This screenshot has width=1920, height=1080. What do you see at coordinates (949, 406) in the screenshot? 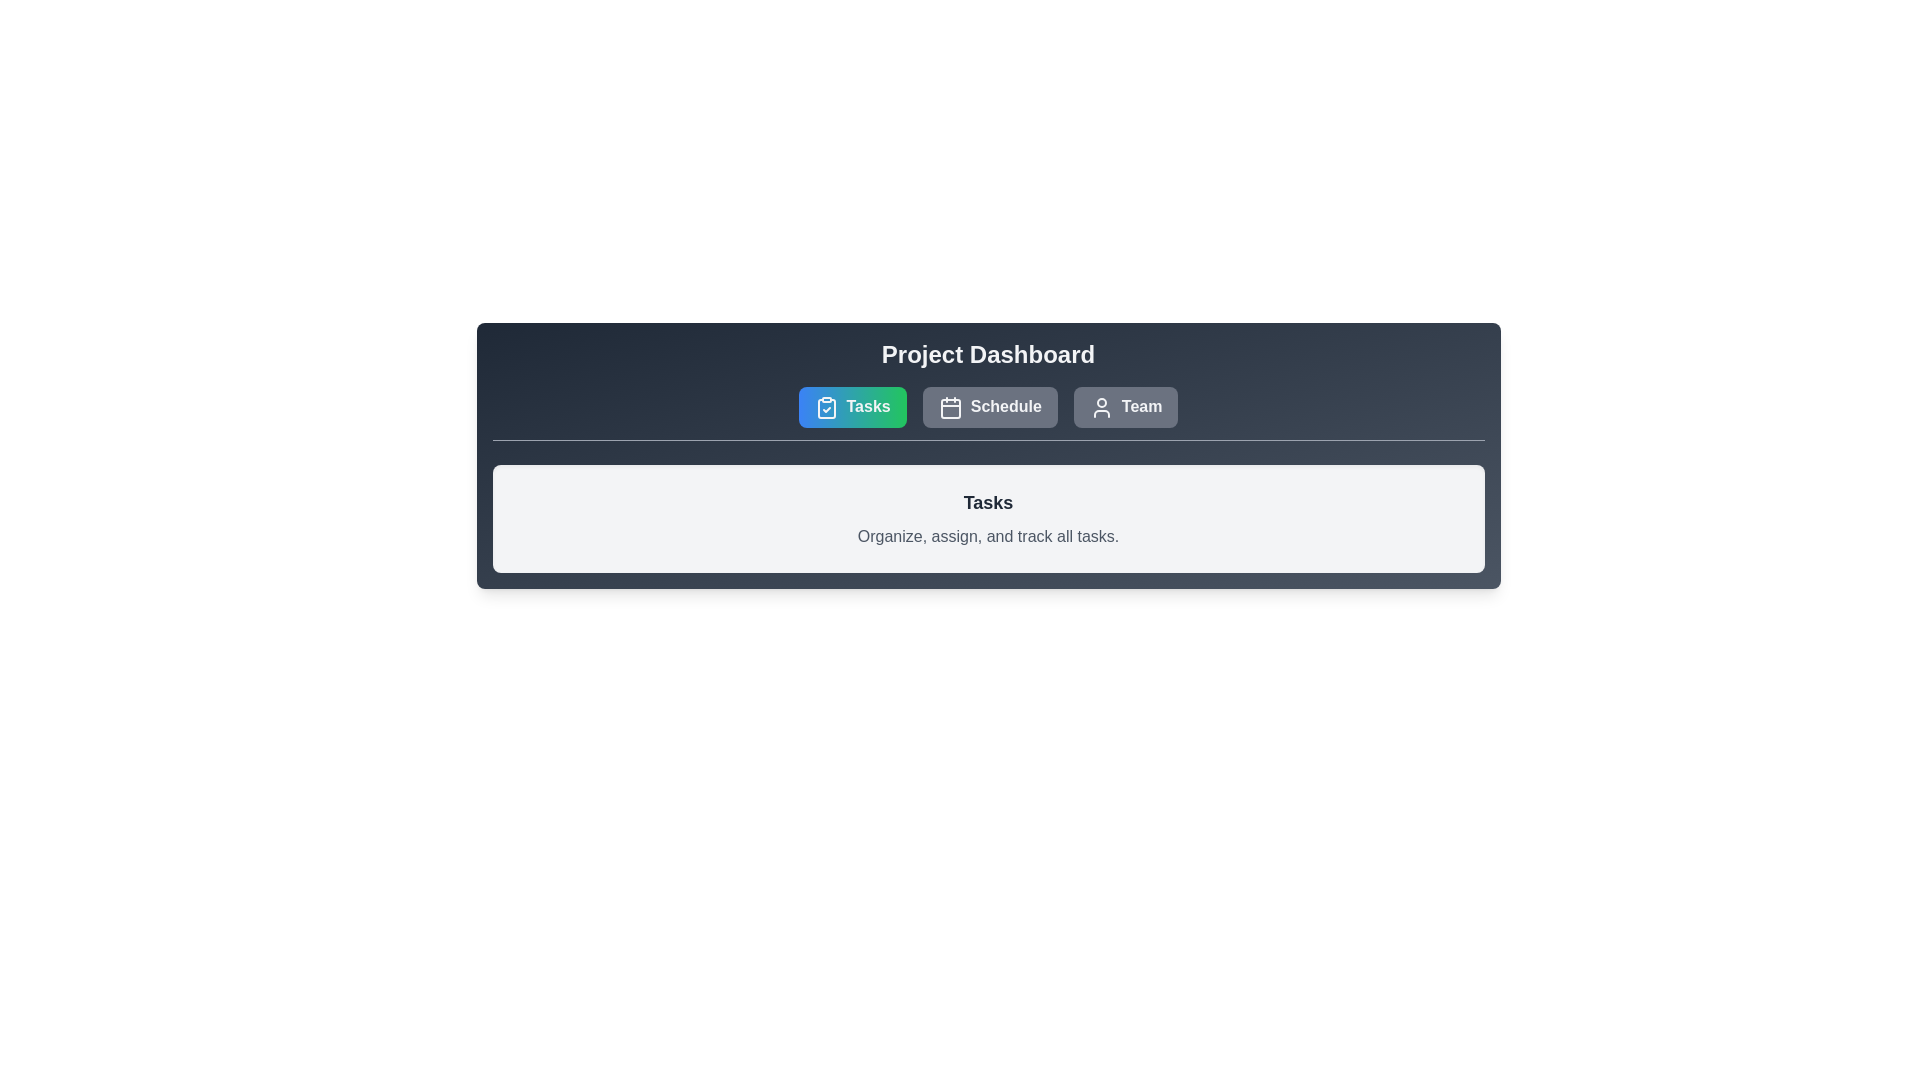
I see `the calendar icon located to the left of the 'Schedule' button in the navigation bar, which features a grey and white color scheme with a rectangular frame and date grid` at bounding box center [949, 406].